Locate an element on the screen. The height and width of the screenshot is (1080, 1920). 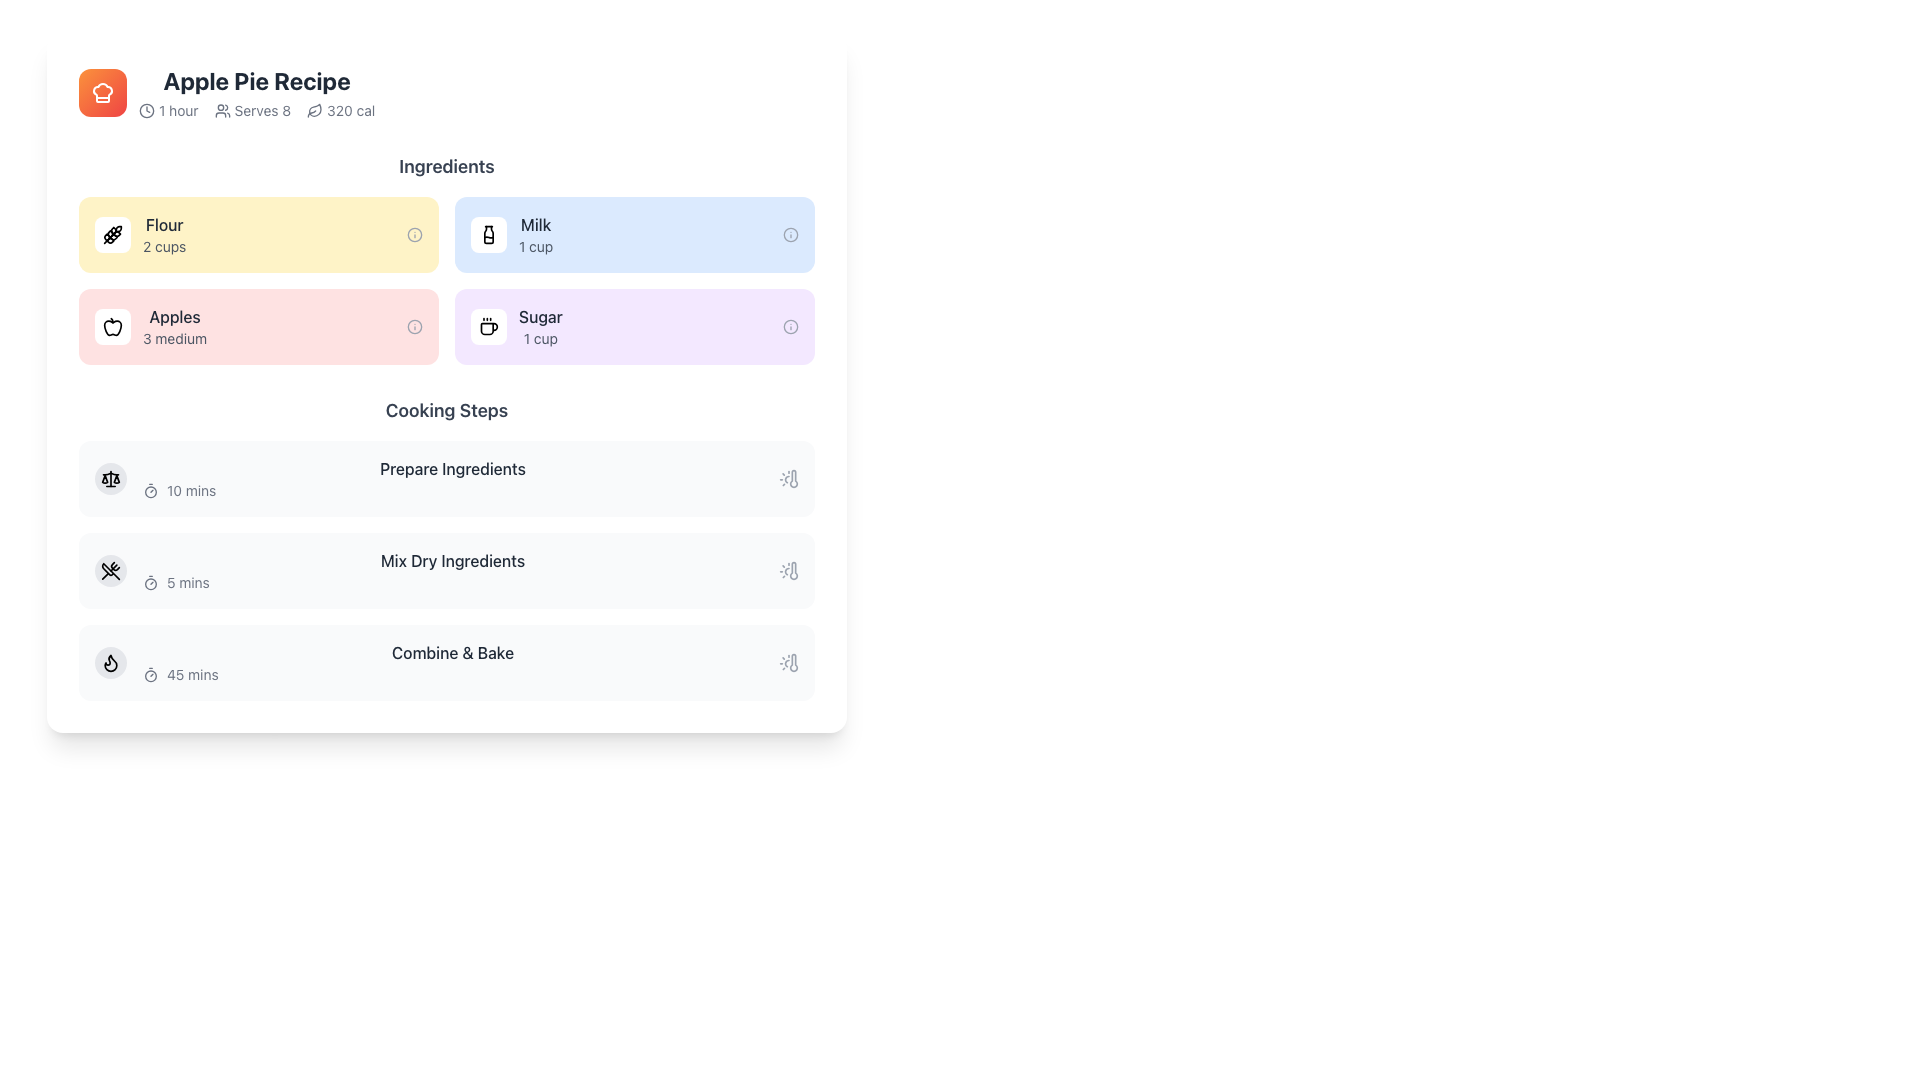
the temperature-related icon located to the far right under the 'Mix Dry Ingredients' step in the 'Cooking Steps' section is located at coordinates (787, 570).